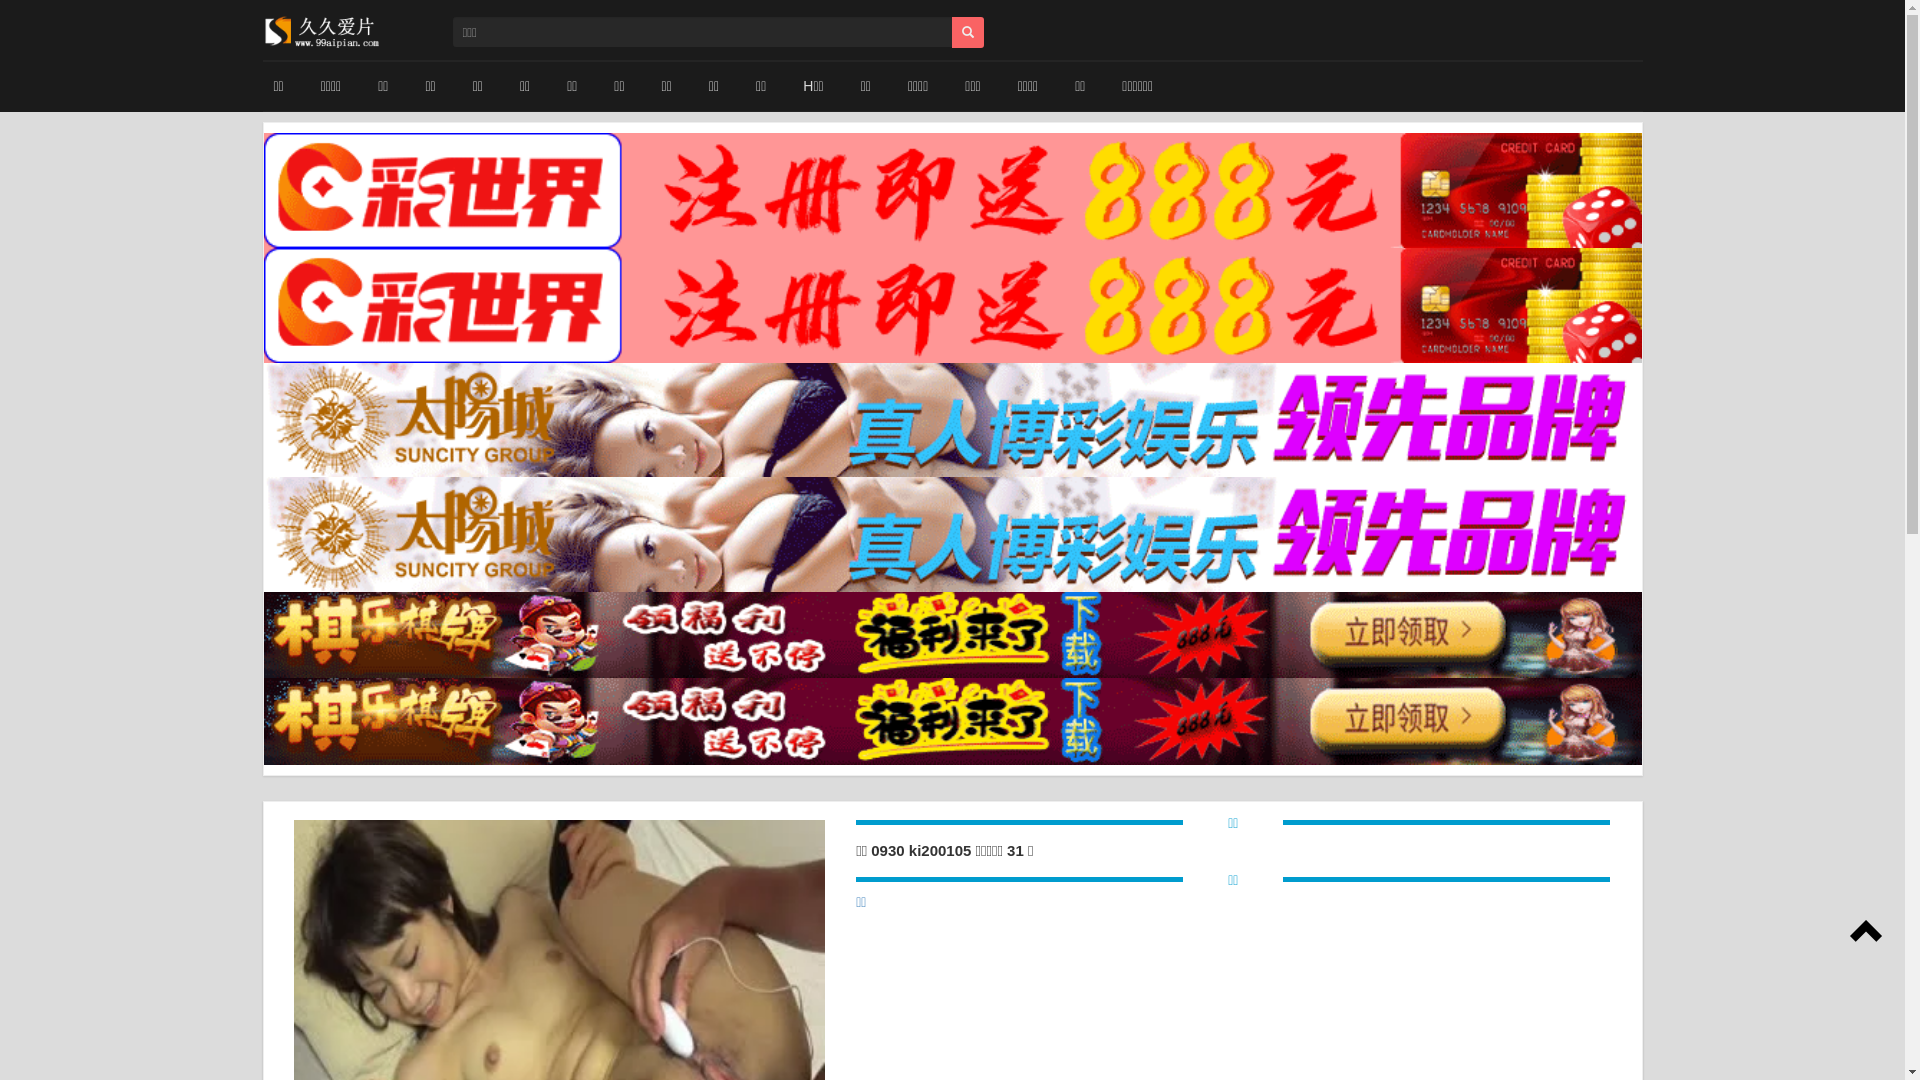  Describe the element at coordinates (261, 30) in the screenshot. I see `'www.15h2.com'` at that location.